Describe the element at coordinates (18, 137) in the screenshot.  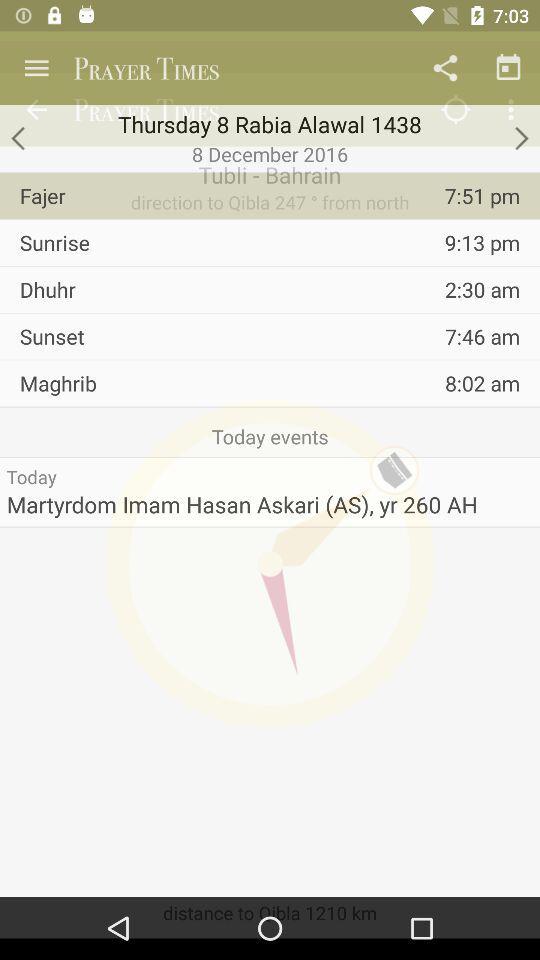
I see `go back` at that location.